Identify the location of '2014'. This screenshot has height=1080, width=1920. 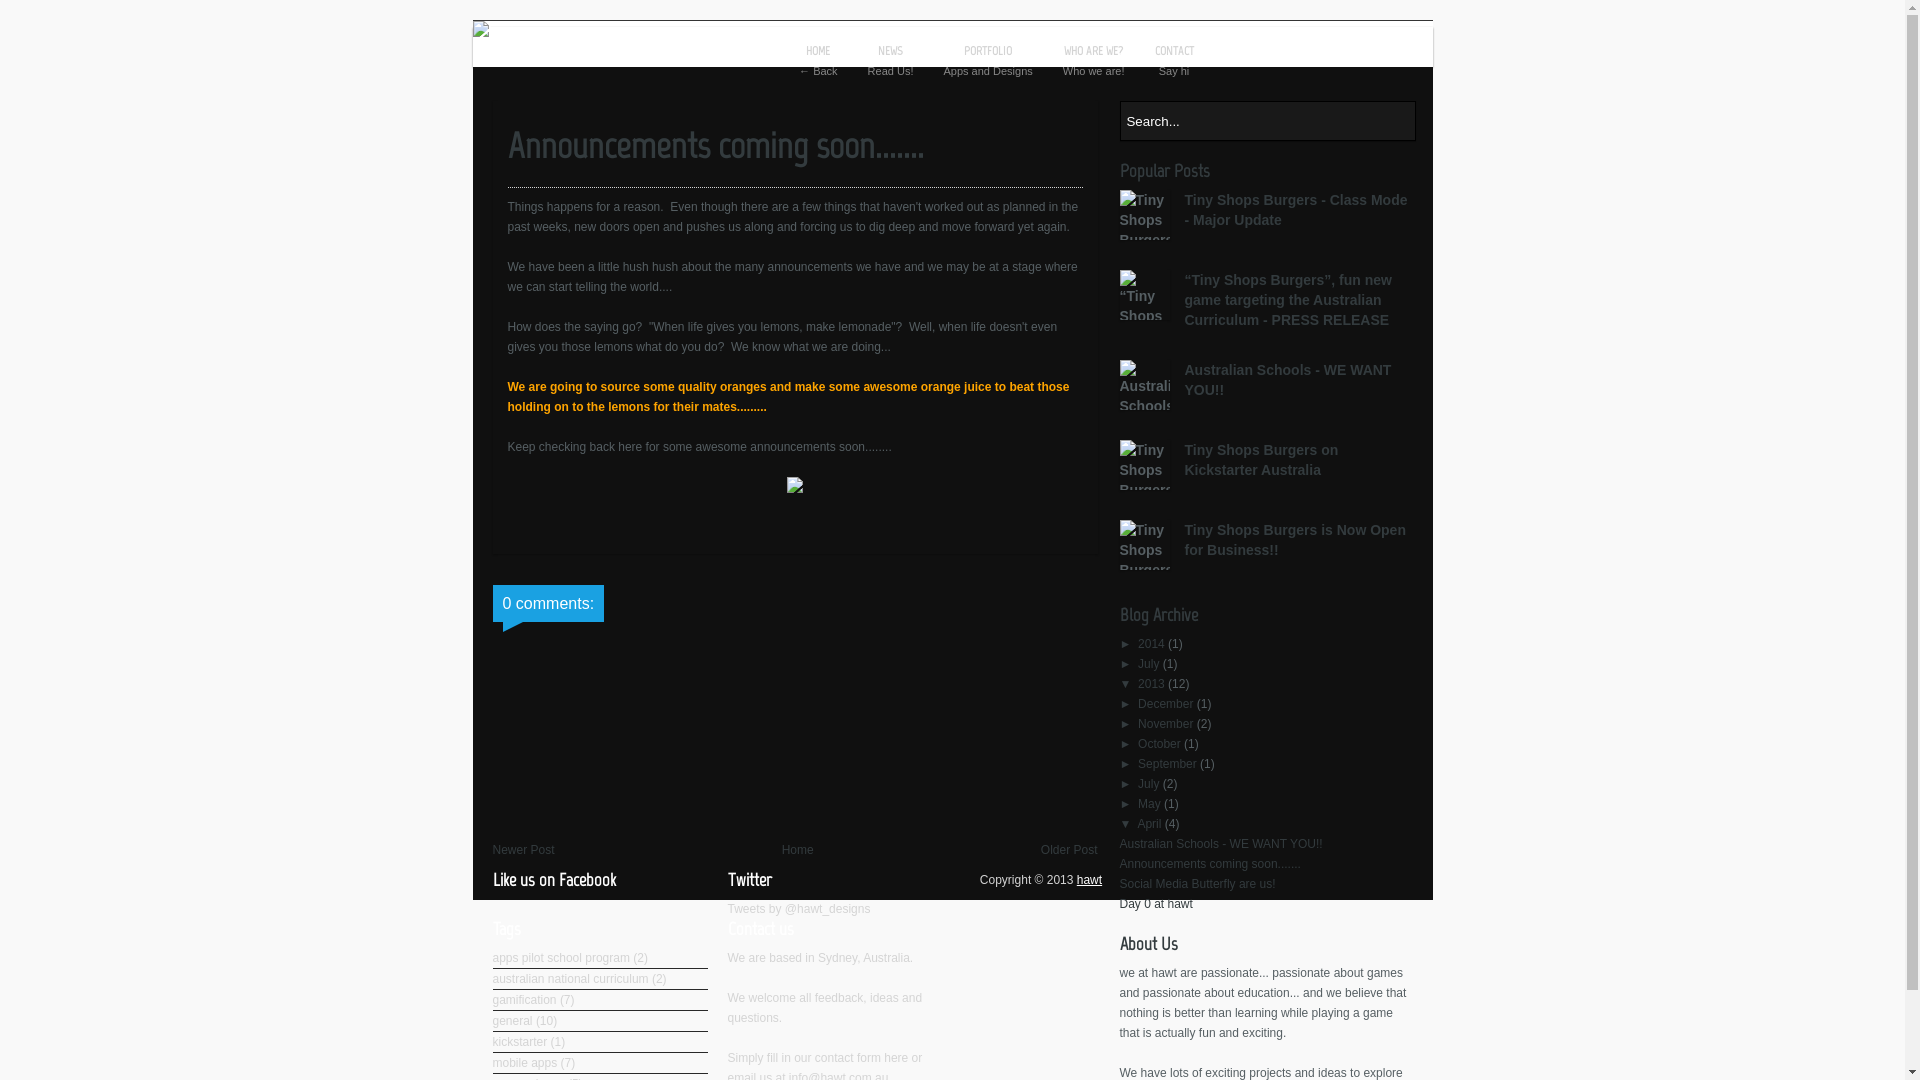
(1137, 644).